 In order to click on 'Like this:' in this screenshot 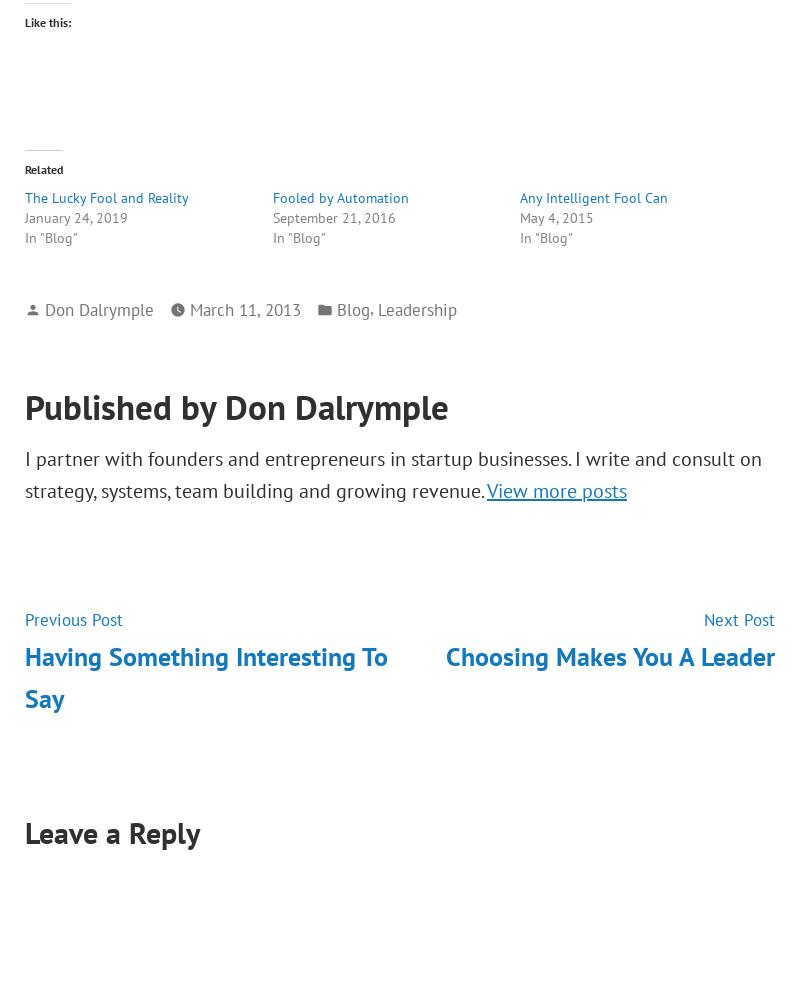, I will do `click(47, 22)`.